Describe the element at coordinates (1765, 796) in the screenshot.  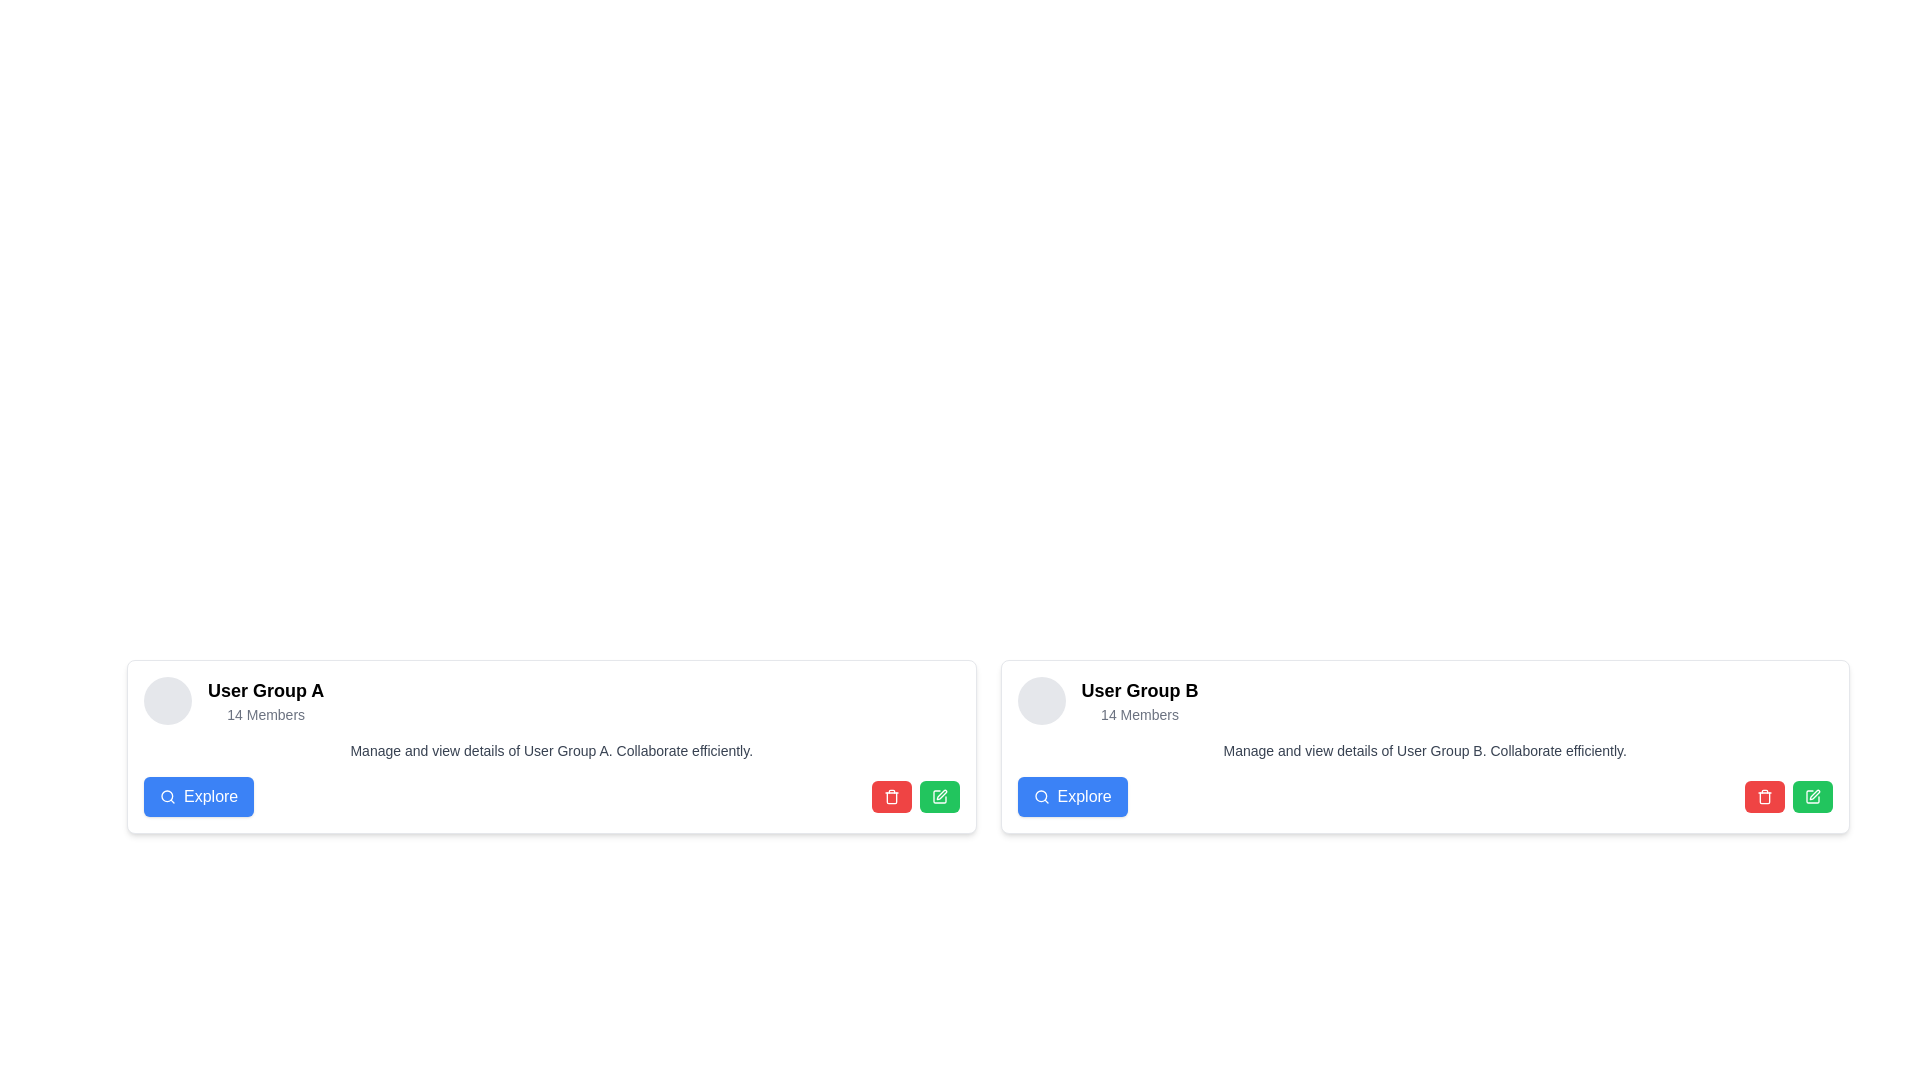
I see `the trash icon button located at the bottom-right corner of the 'User Group B' card to initiate a delete action` at that location.